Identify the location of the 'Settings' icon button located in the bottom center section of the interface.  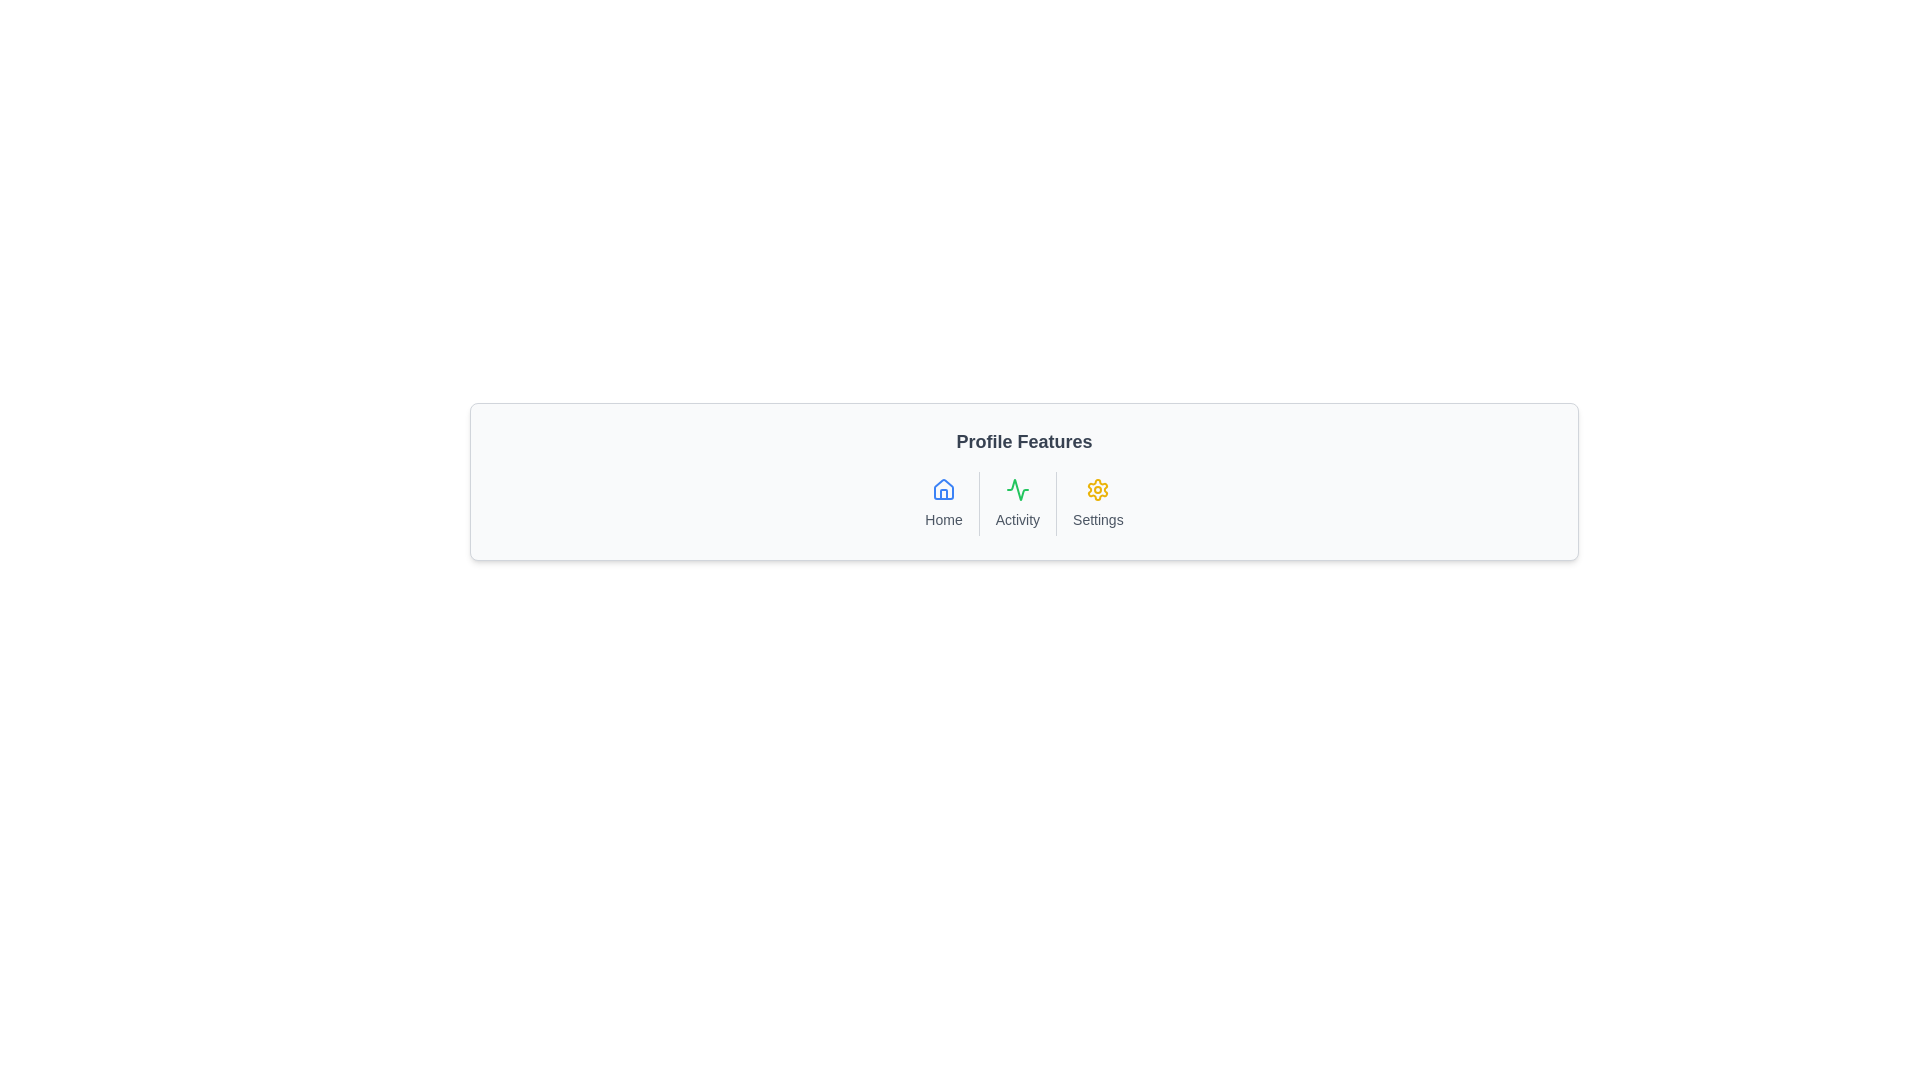
(1097, 489).